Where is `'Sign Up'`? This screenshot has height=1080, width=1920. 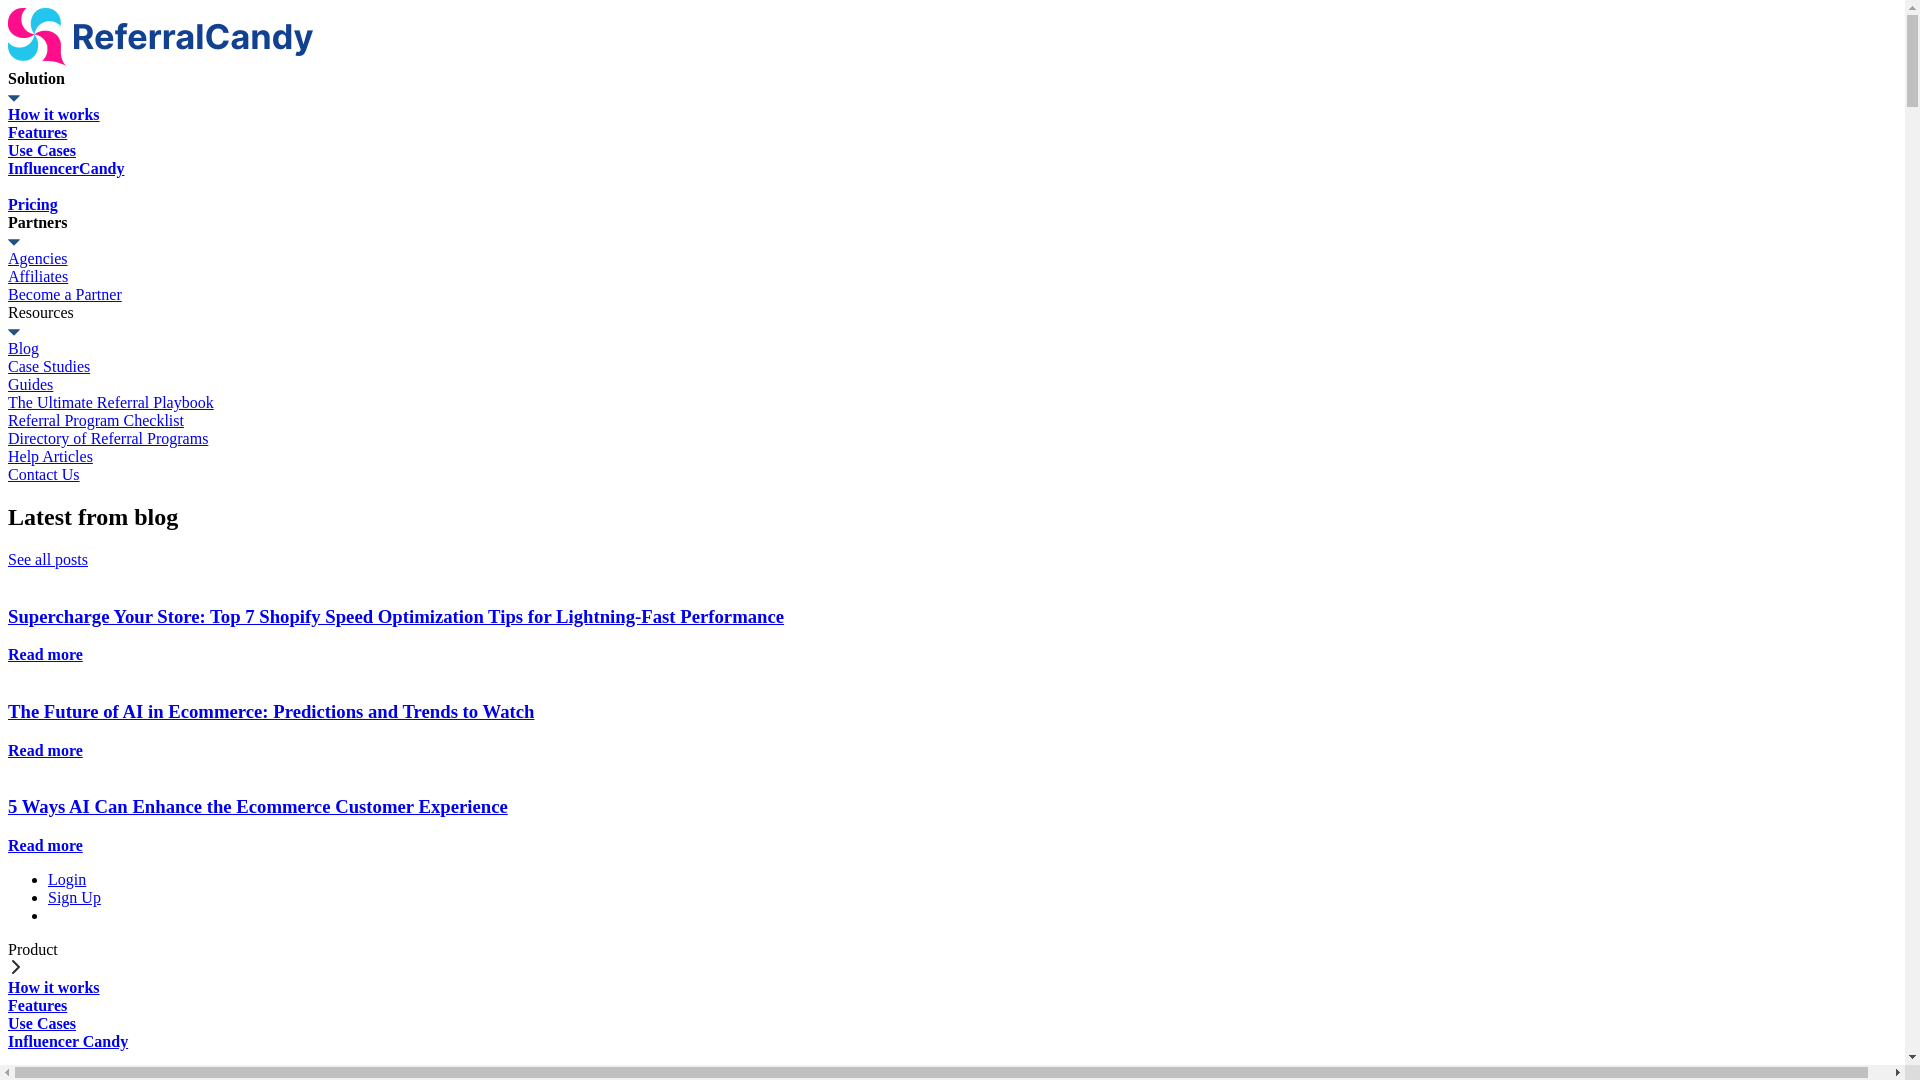
'Sign Up' is located at coordinates (74, 896).